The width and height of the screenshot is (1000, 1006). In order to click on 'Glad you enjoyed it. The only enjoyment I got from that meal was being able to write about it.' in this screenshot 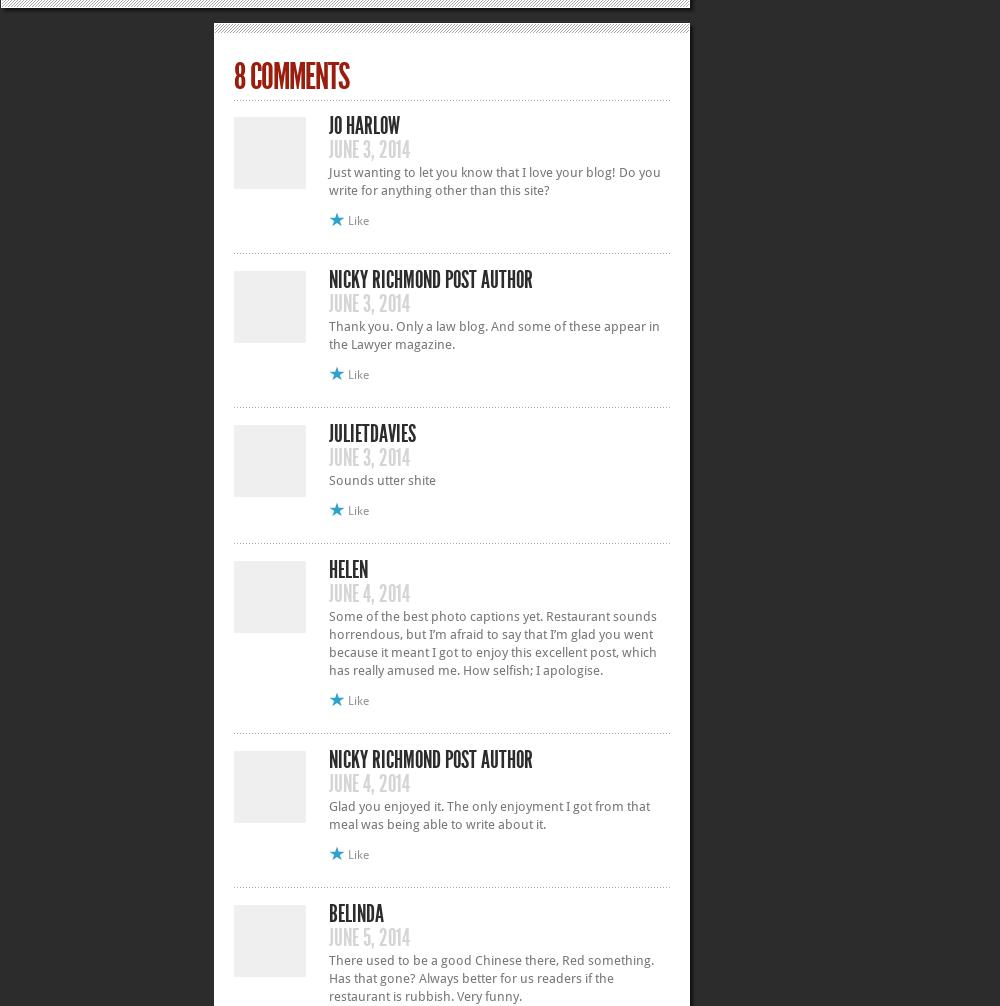, I will do `click(328, 813)`.